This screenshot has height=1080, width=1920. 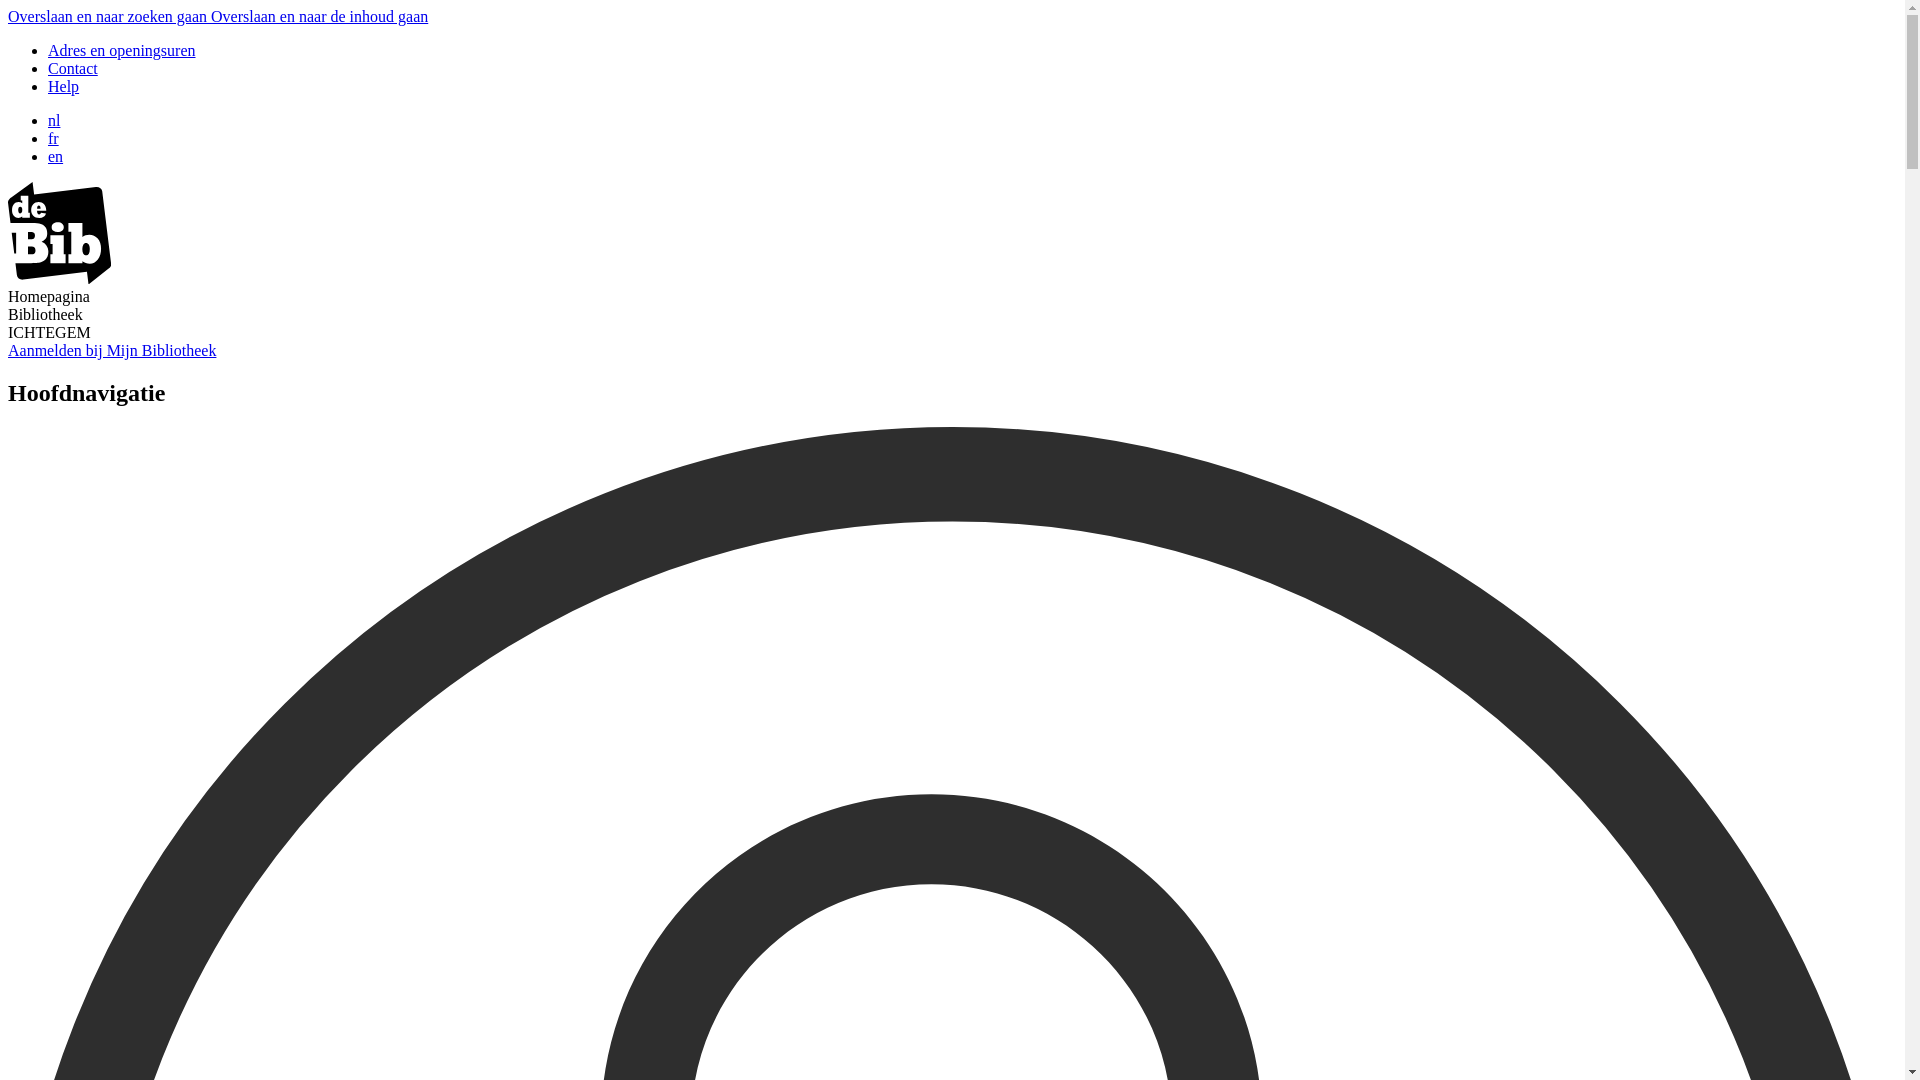 I want to click on 'Help', so click(x=63, y=85).